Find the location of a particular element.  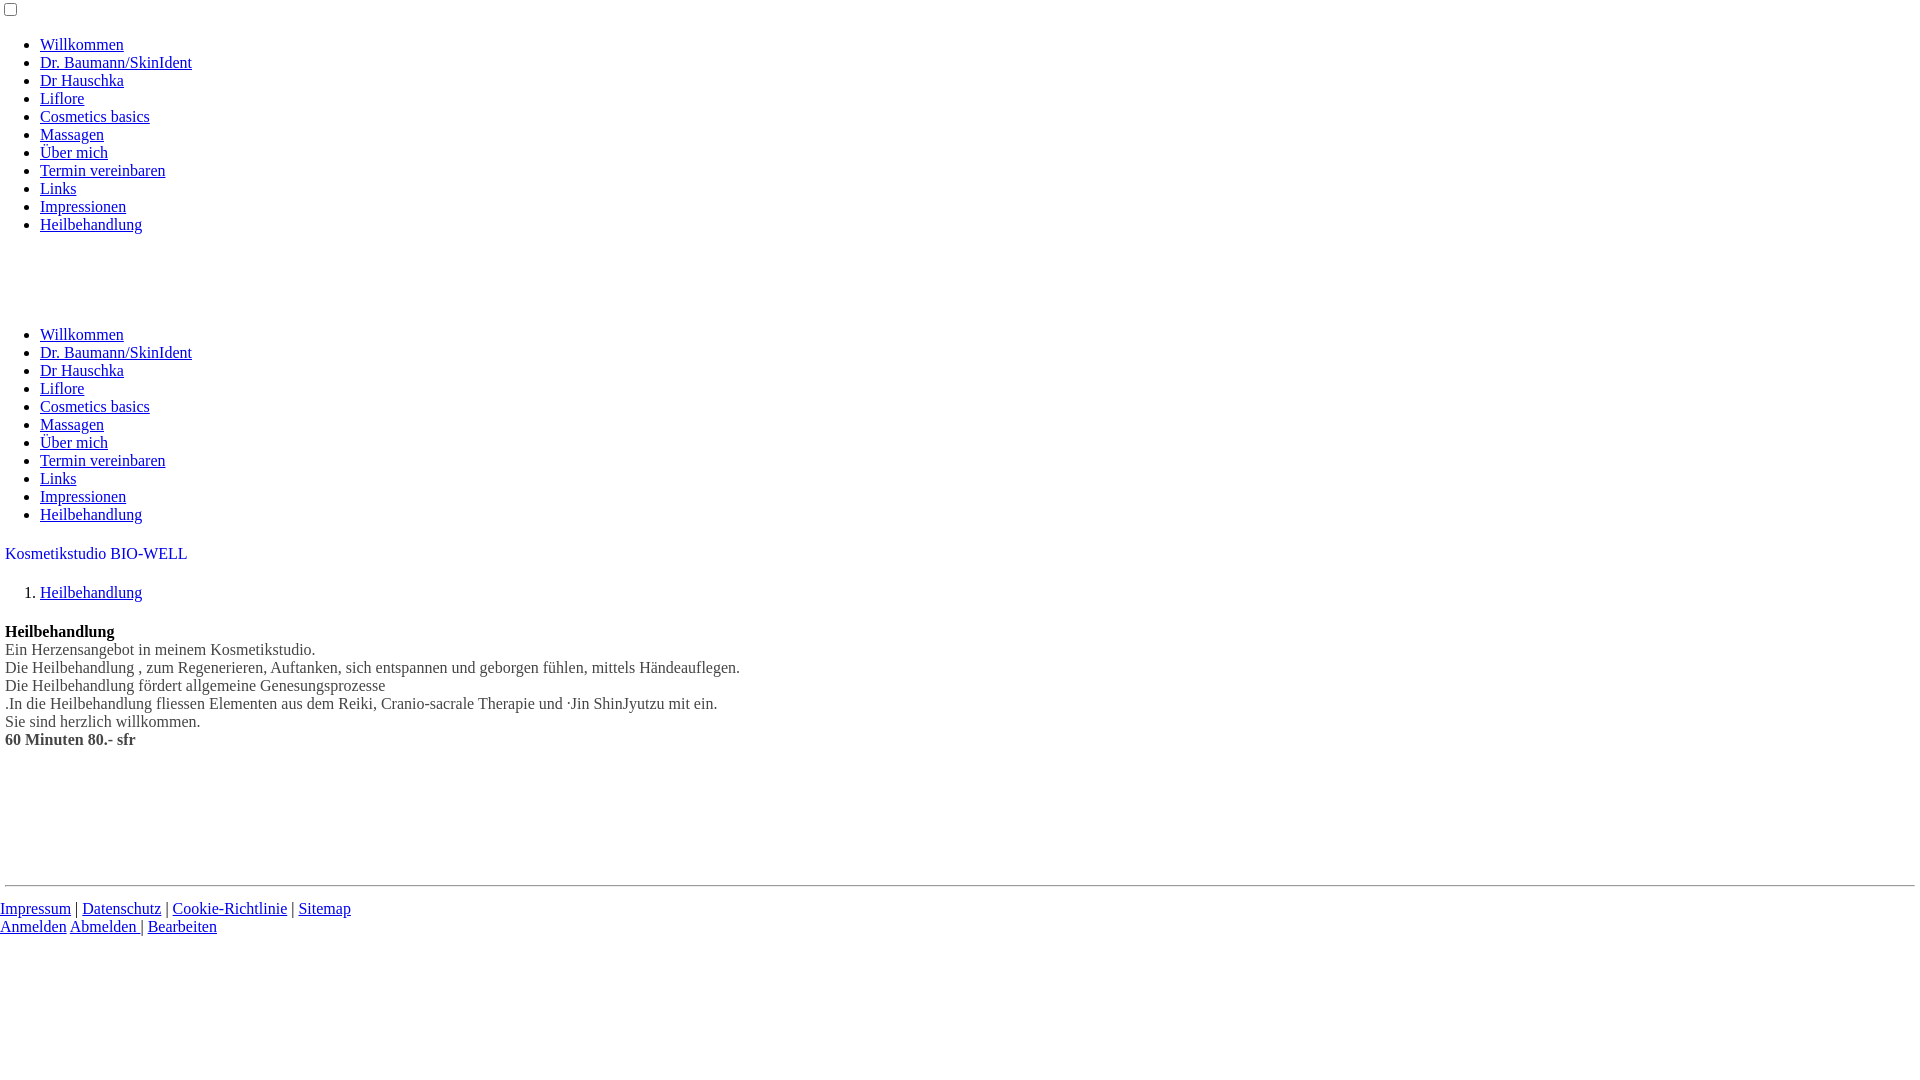

'Liflore' is located at coordinates (62, 98).